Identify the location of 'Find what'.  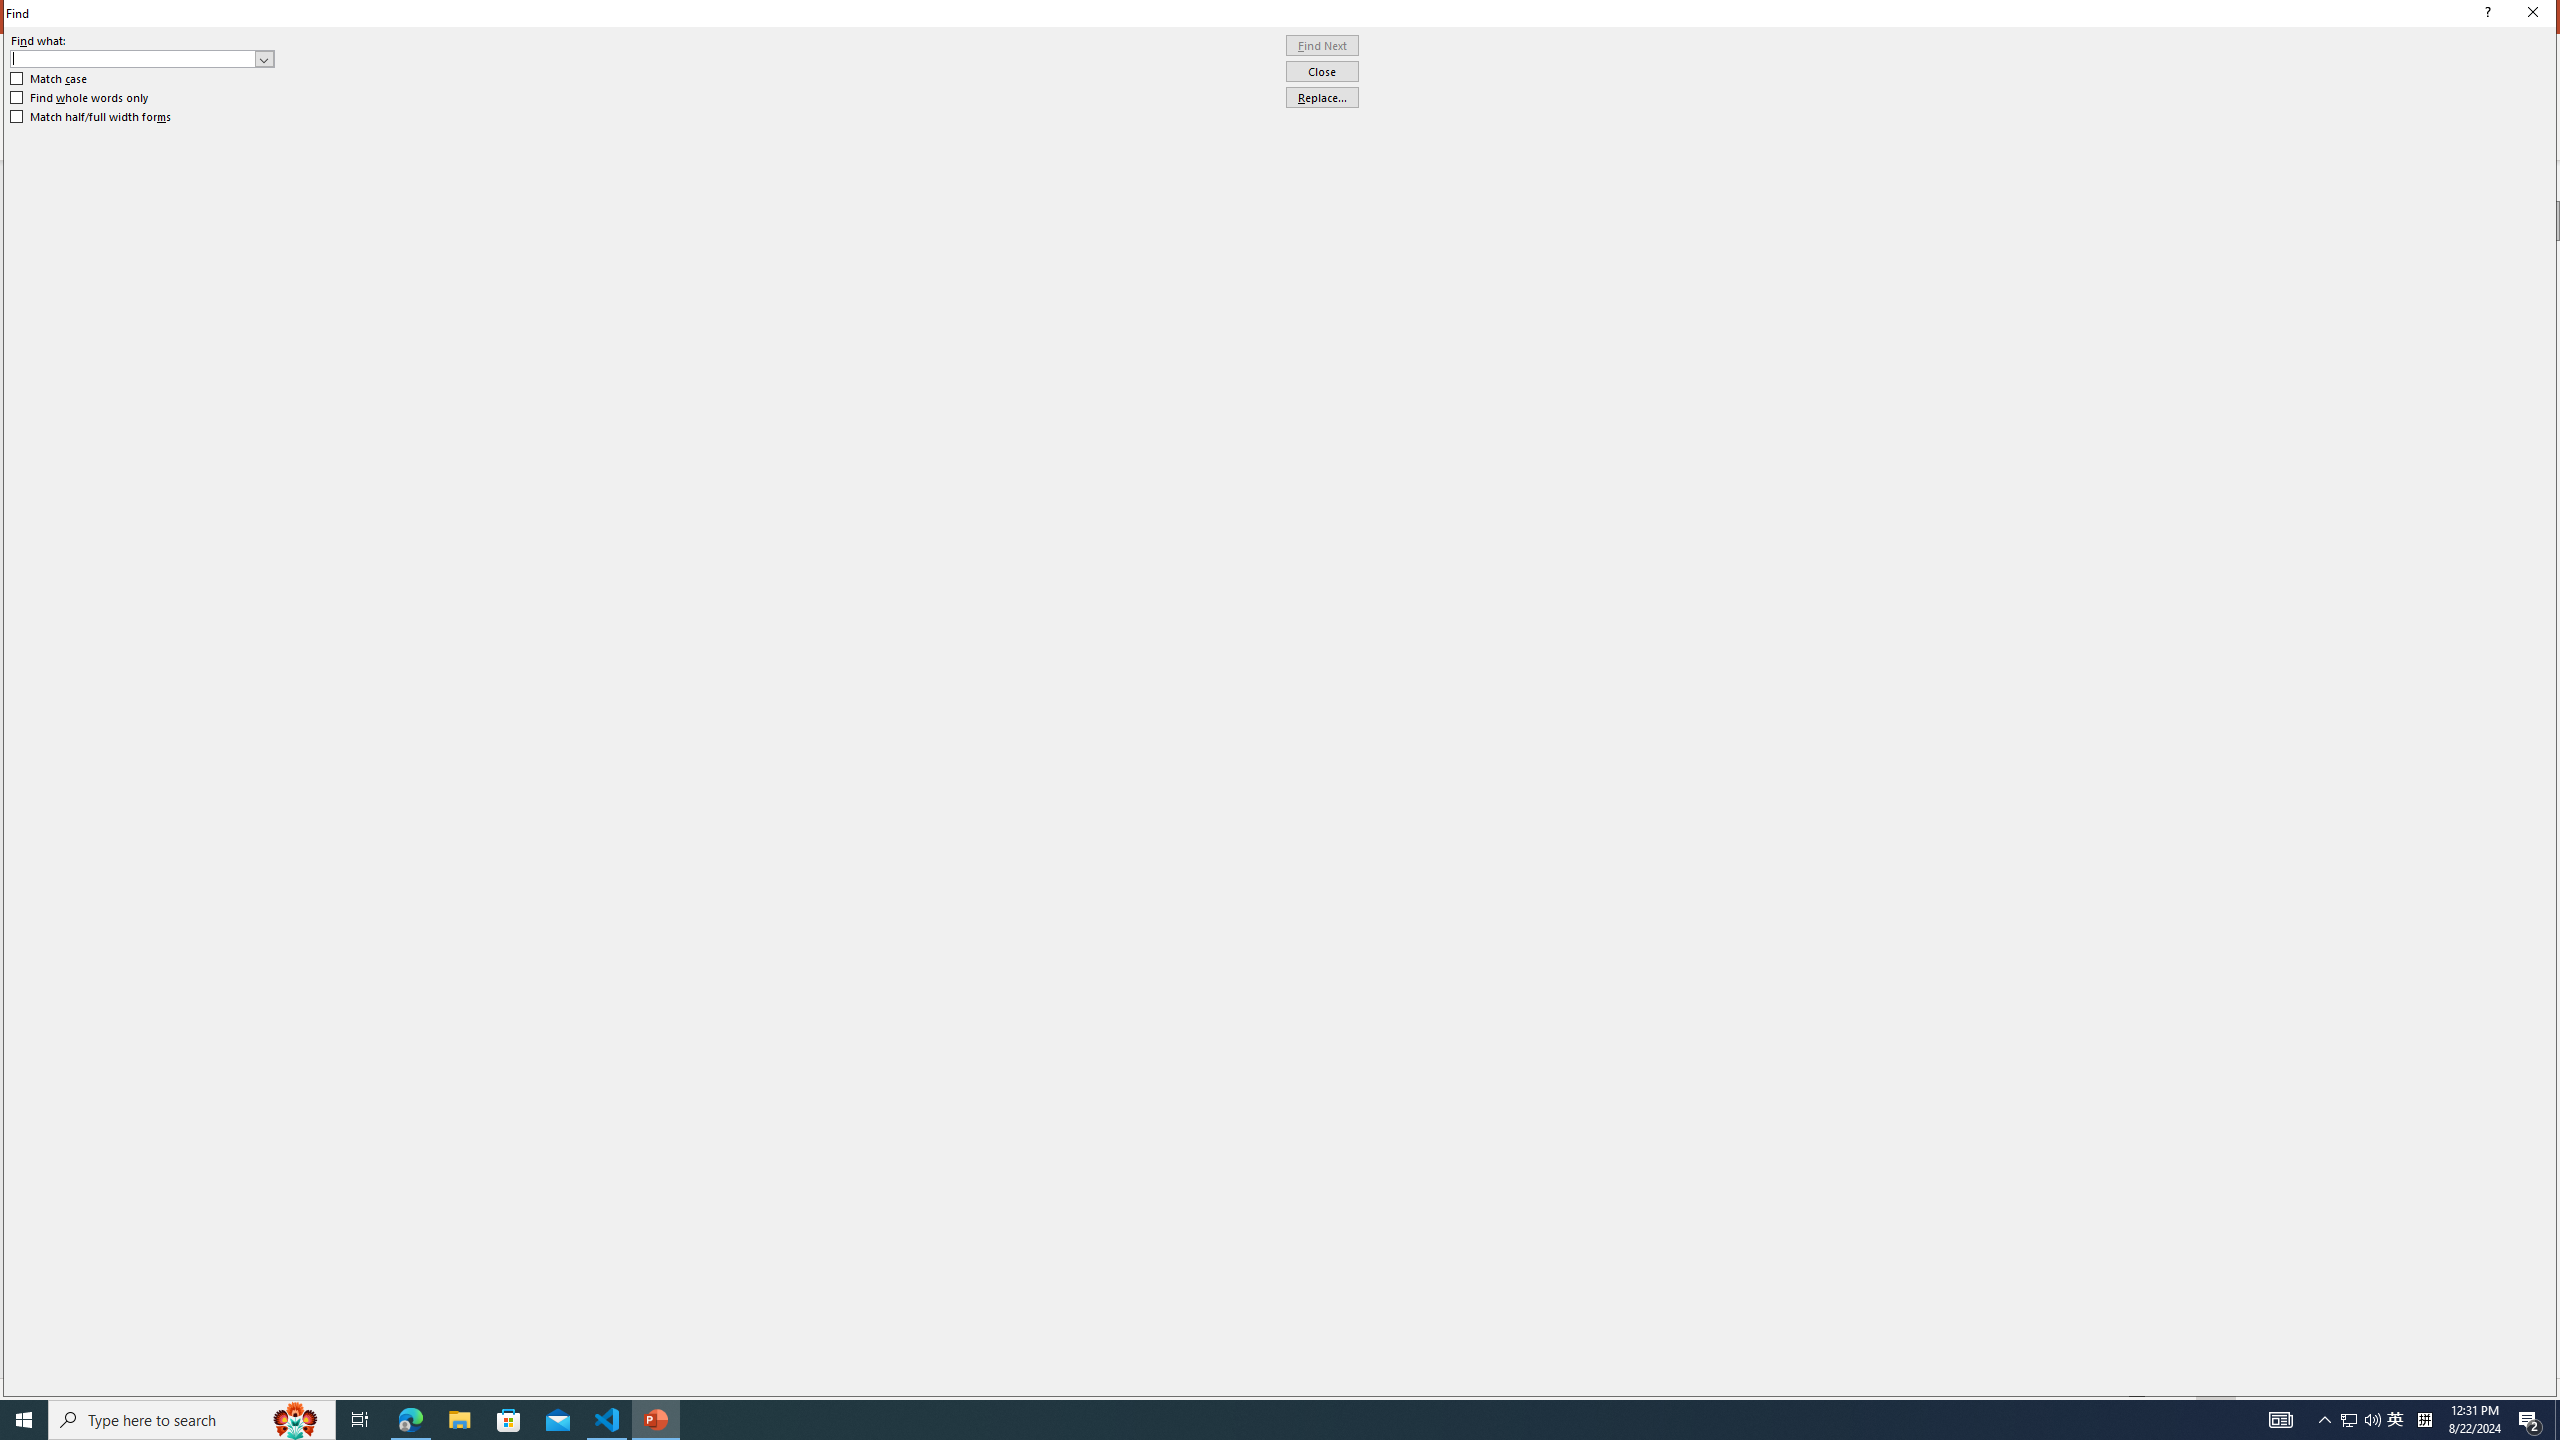
(133, 58).